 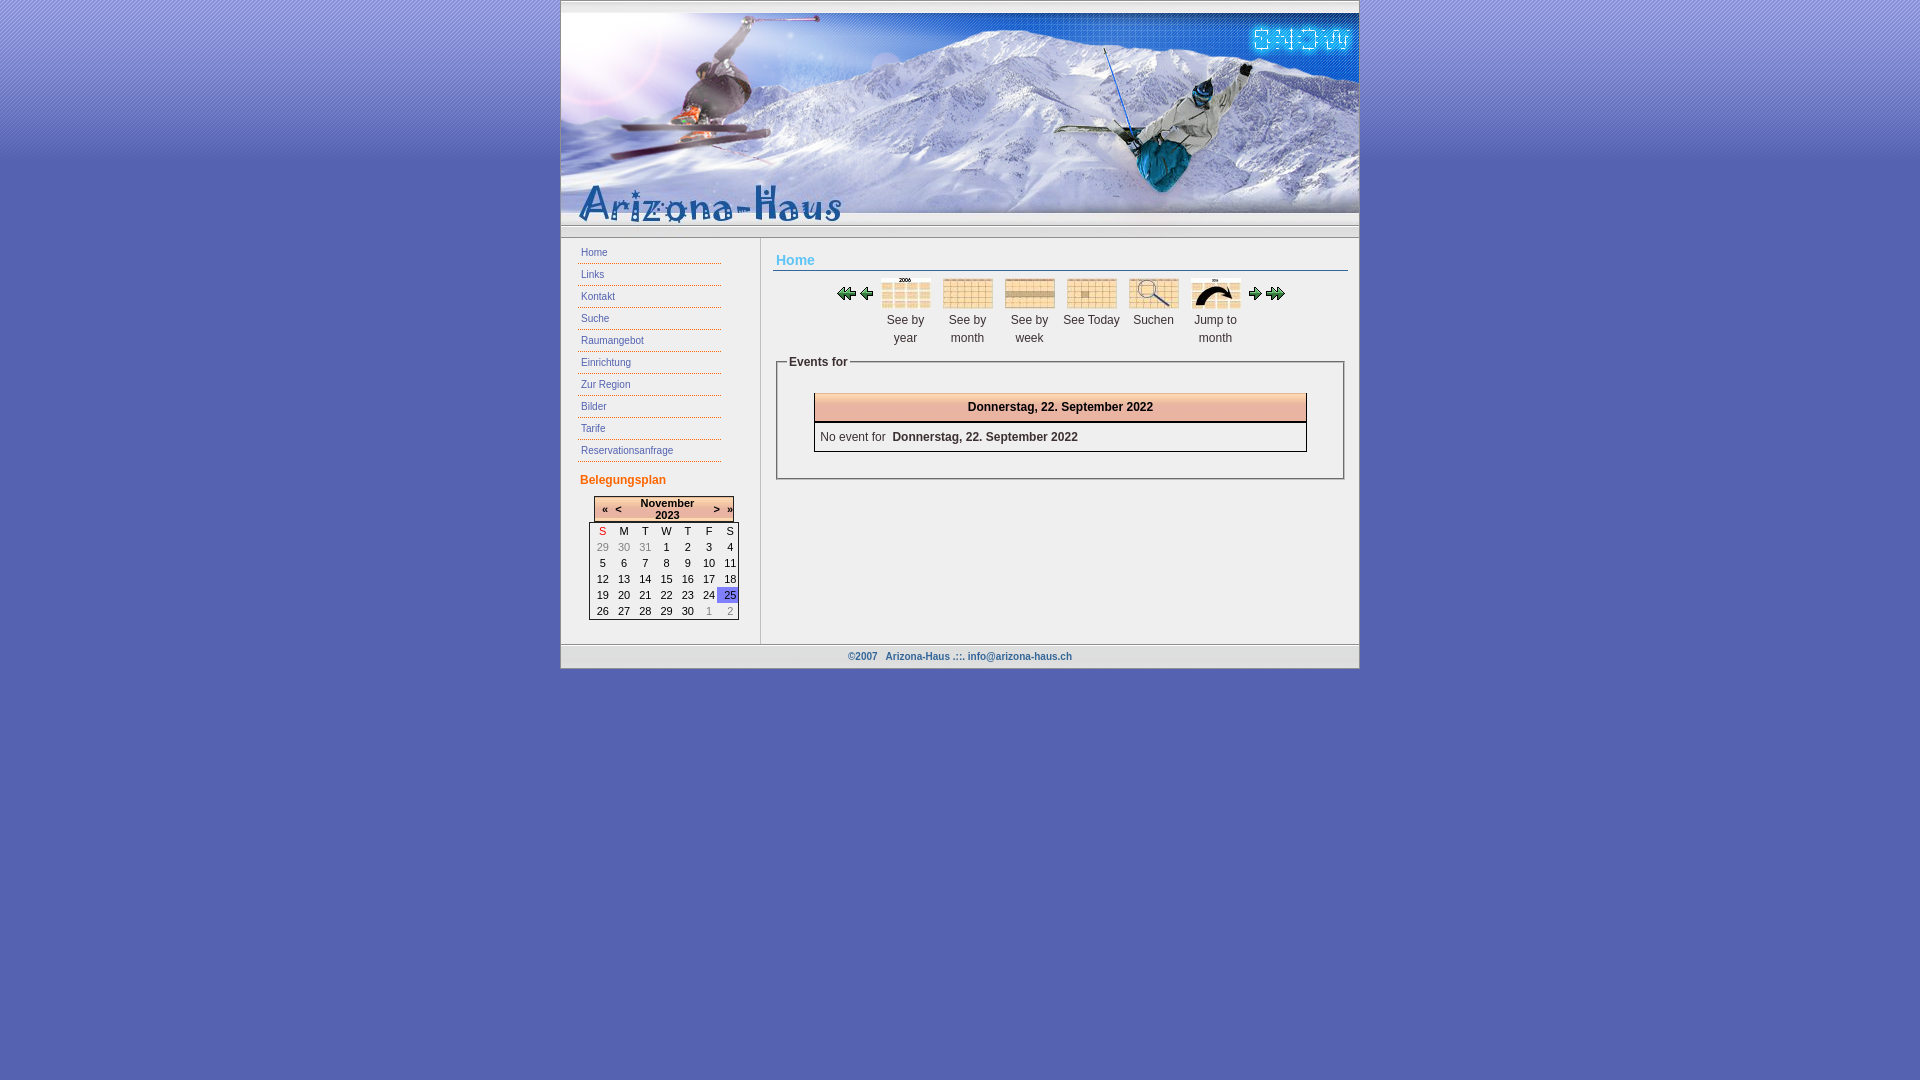 What do you see at coordinates (602, 609) in the screenshot?
I see `'26'` at bounding box center [602, 609].